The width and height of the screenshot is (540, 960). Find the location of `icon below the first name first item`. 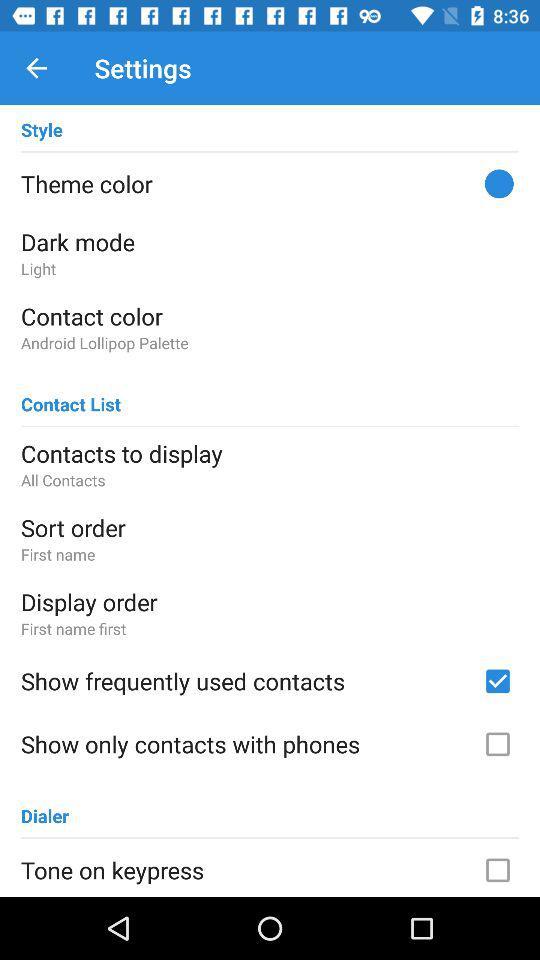

icon below the first name first item is located at coordinates (245, 681).